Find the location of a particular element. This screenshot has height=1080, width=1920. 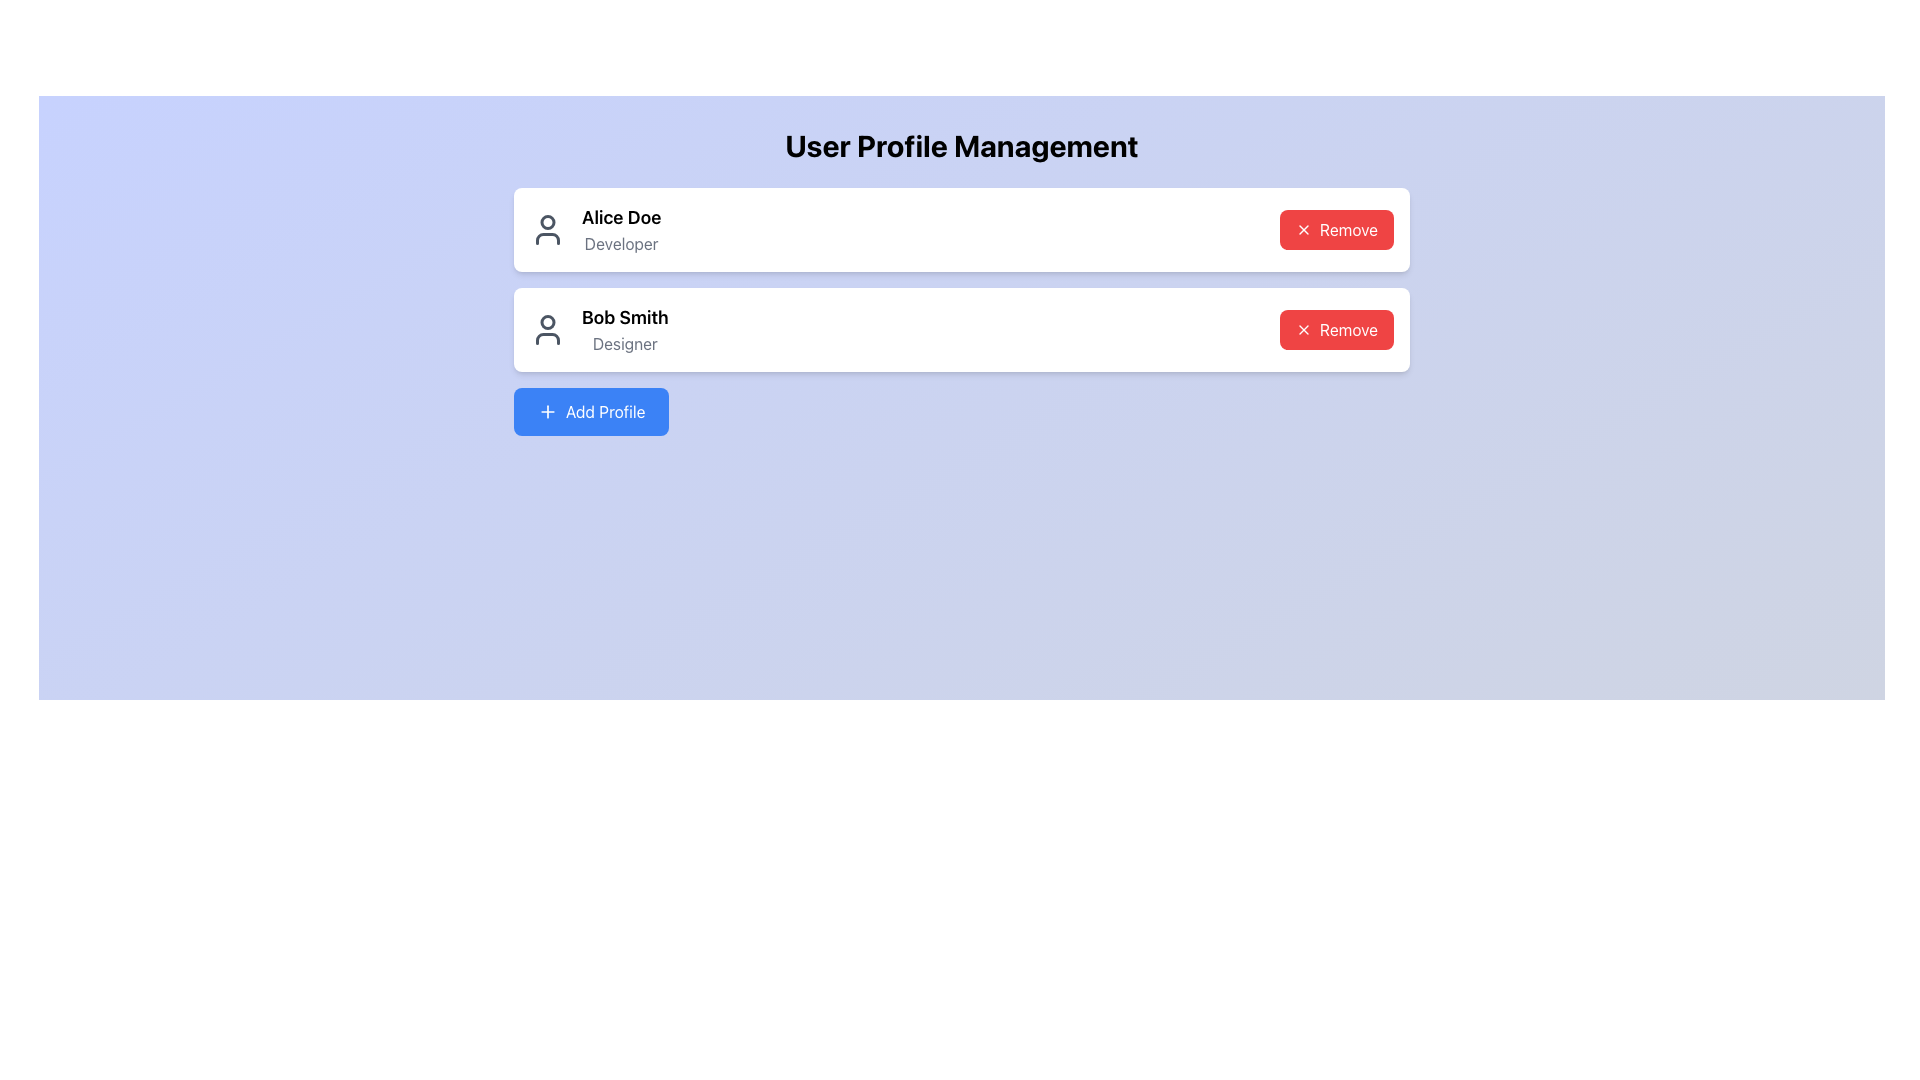

the text label displaying the user's name and designation in the second row of user entries under 'User Profile Management' is located at coordinates (624, 329).